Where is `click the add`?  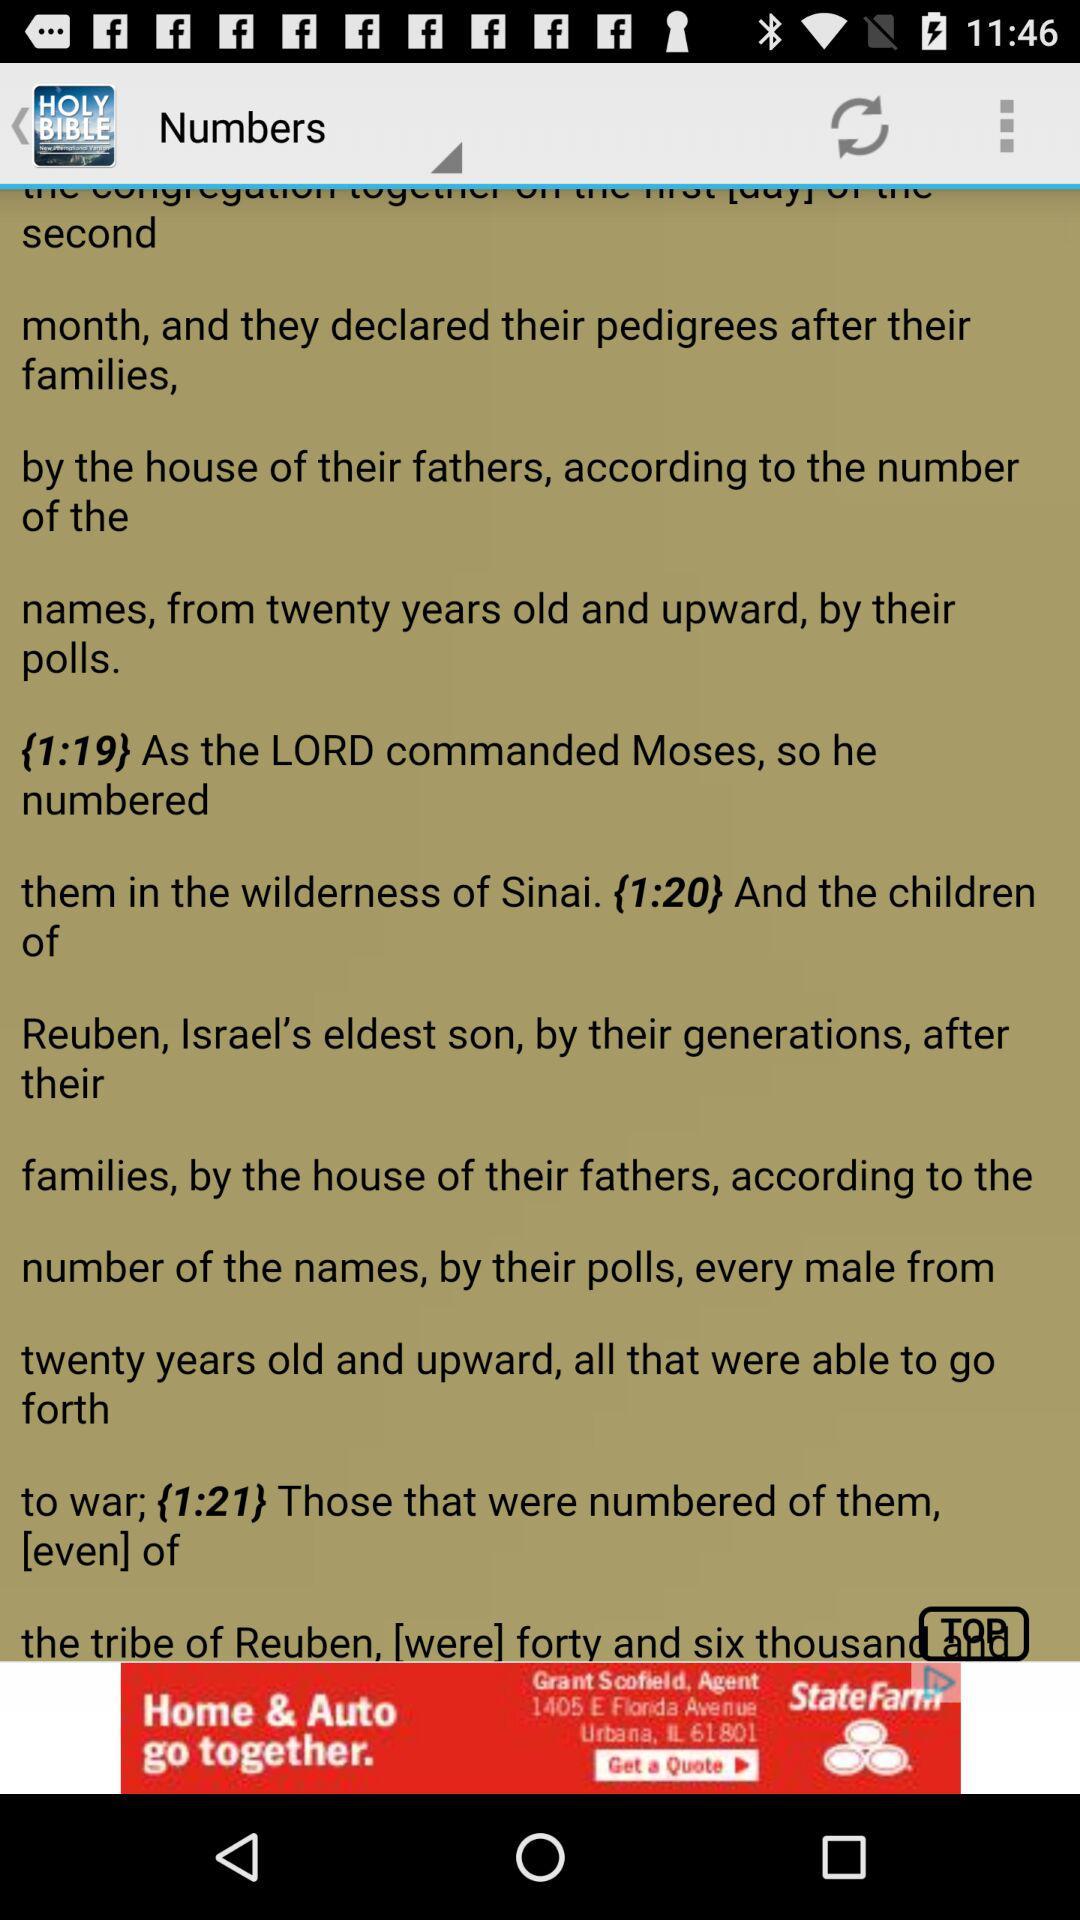
click the add is located at coordinates (540, 1727).